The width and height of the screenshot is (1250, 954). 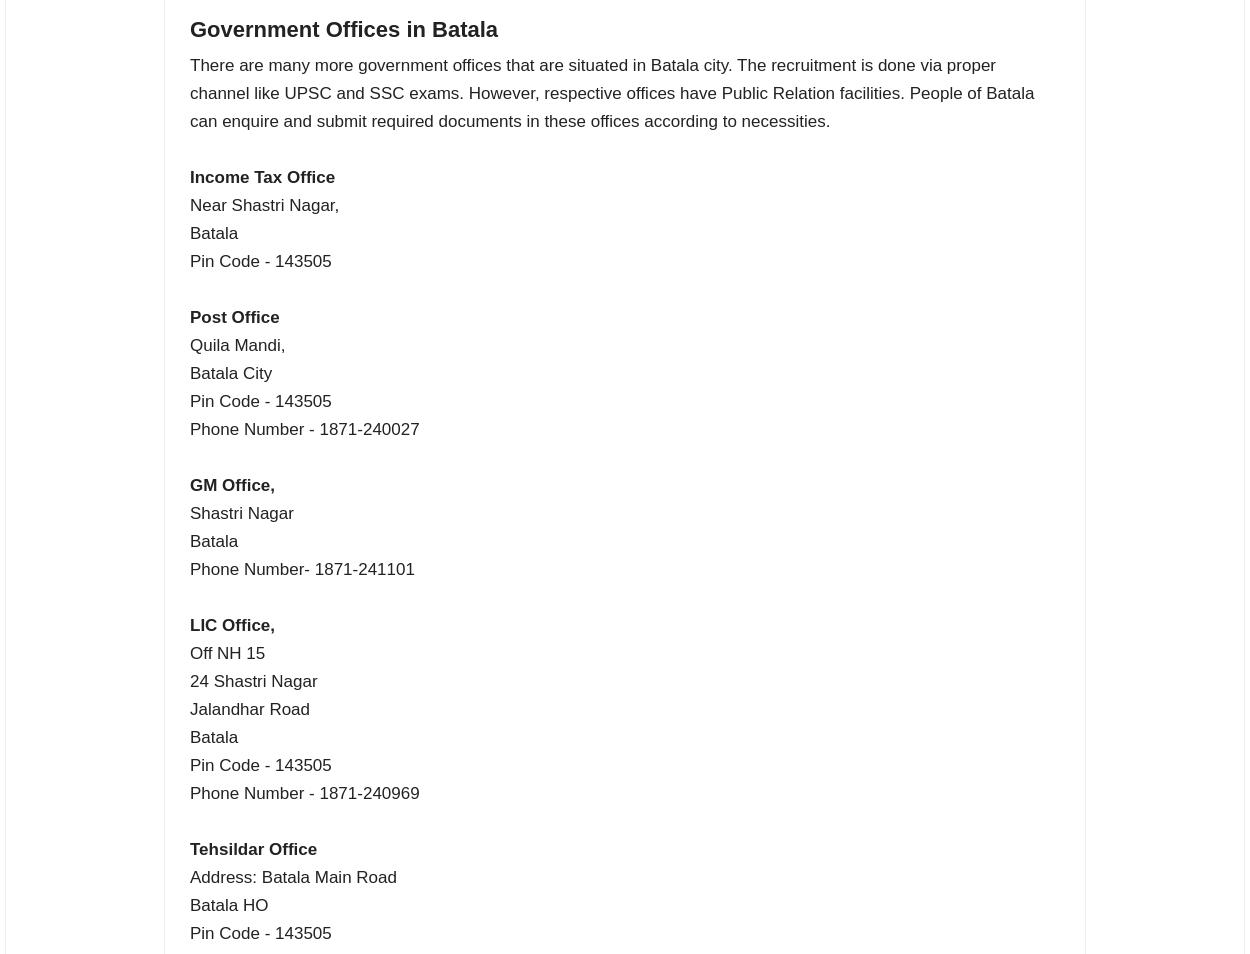 I want to click on 'Batala City', so click(x=230, y=372).